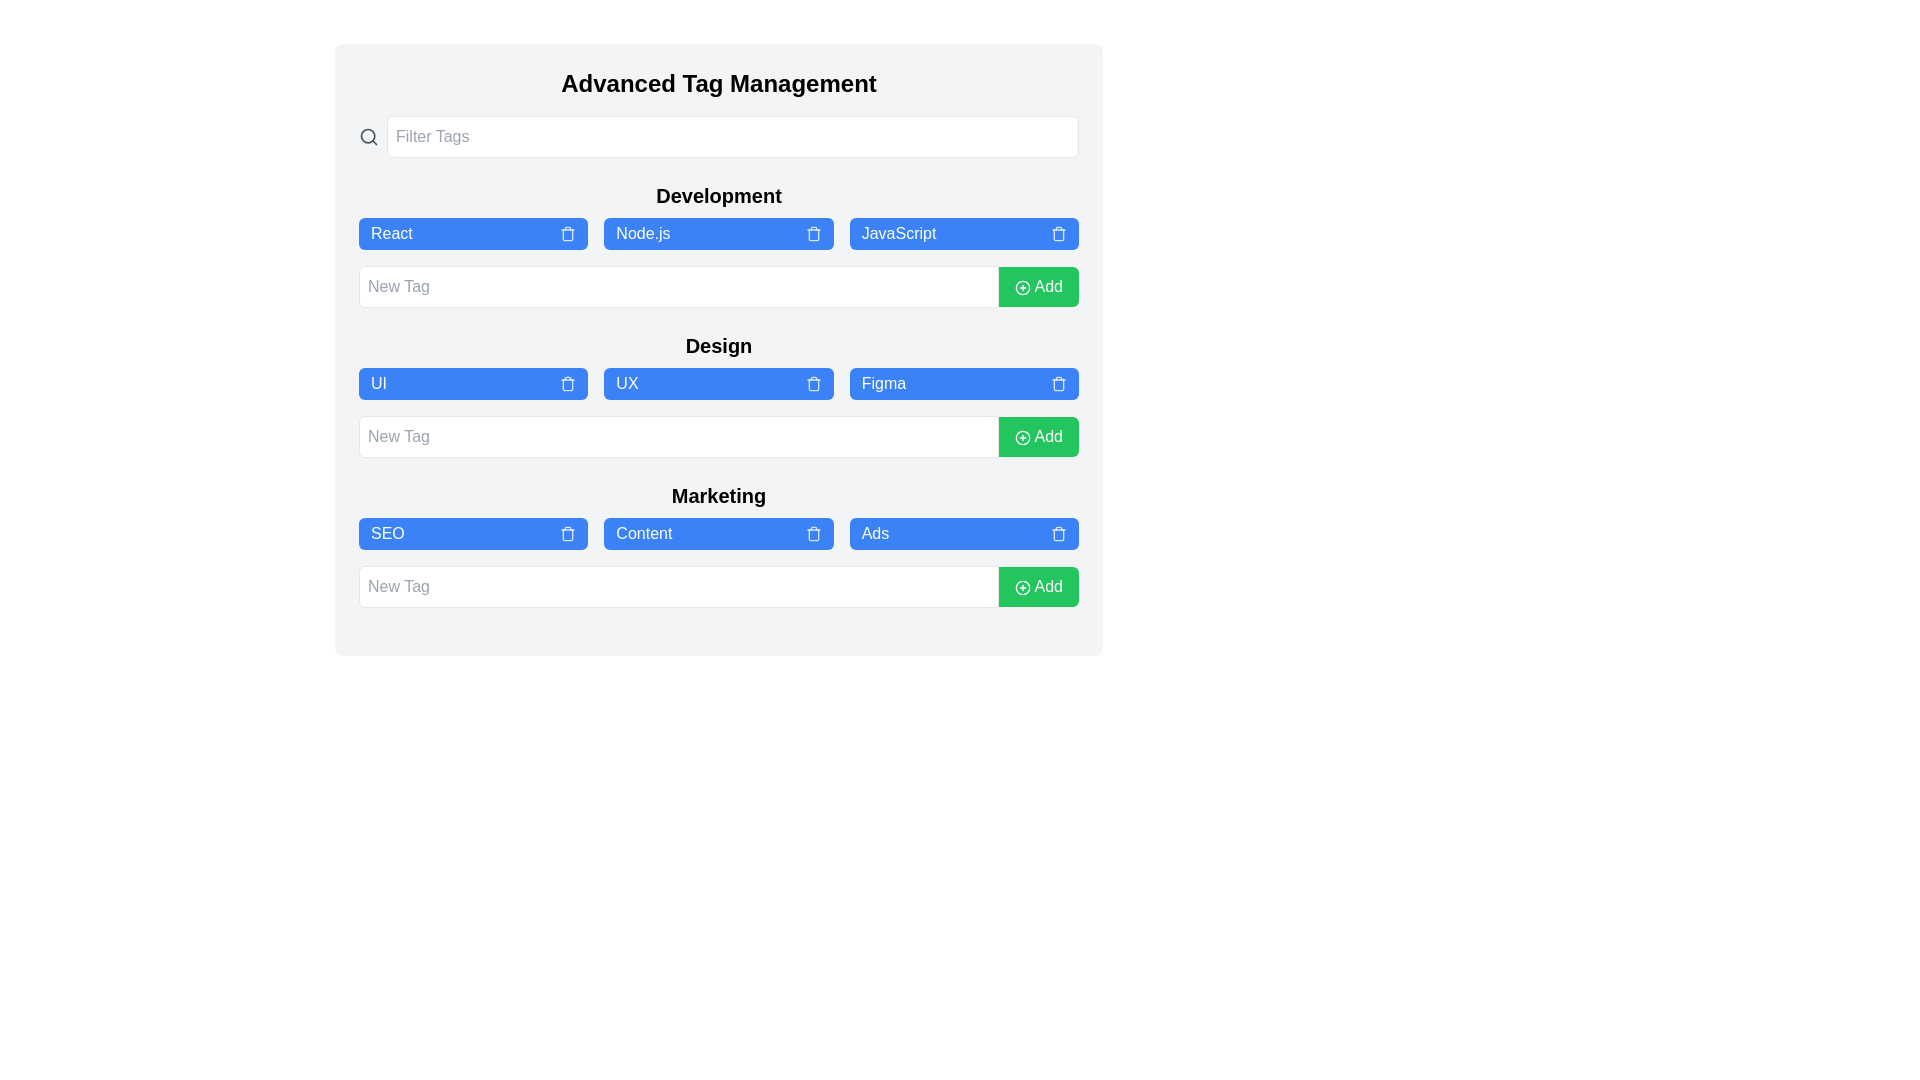 The height and width of the screenshot is (1080, 1920). I want to click on the 'JavaScript' button with white text on a blue background located in the 'Development' section, which is the third tag in a row of blue buttons, so click(897, 233).